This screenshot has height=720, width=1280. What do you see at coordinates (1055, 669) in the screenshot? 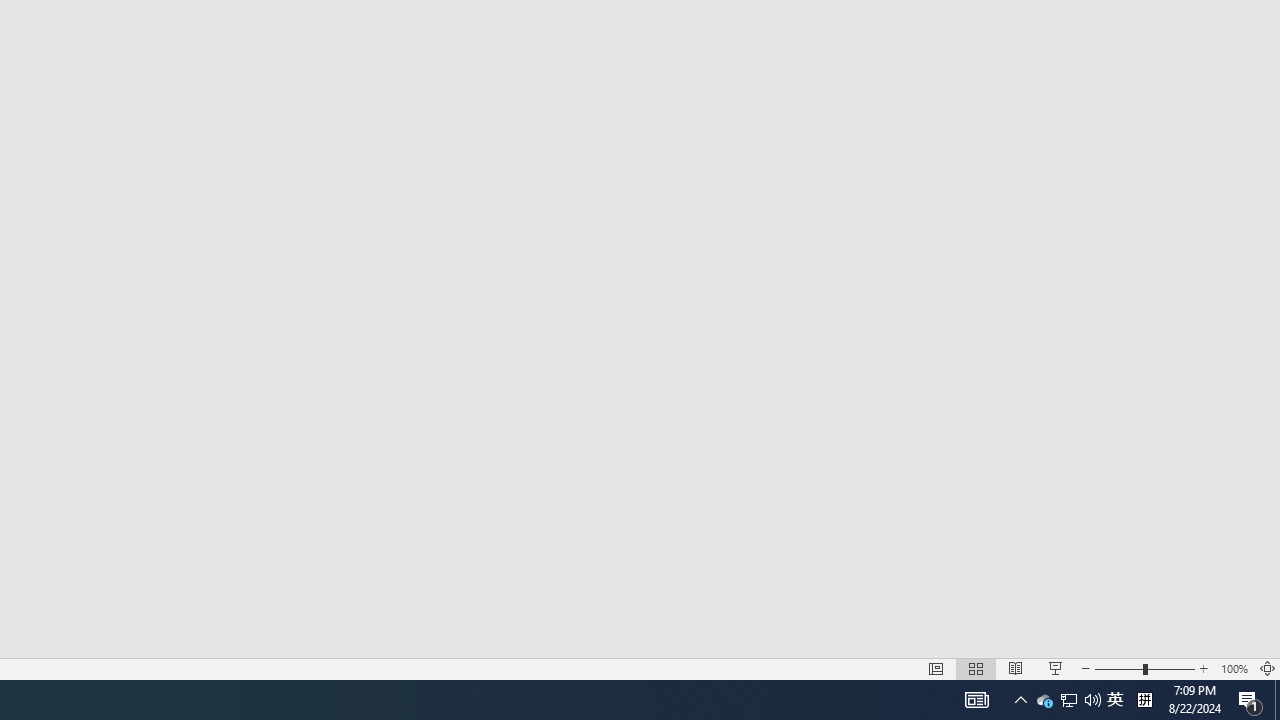
I see `'Slide Show'` at bounding box center [1055, 669].